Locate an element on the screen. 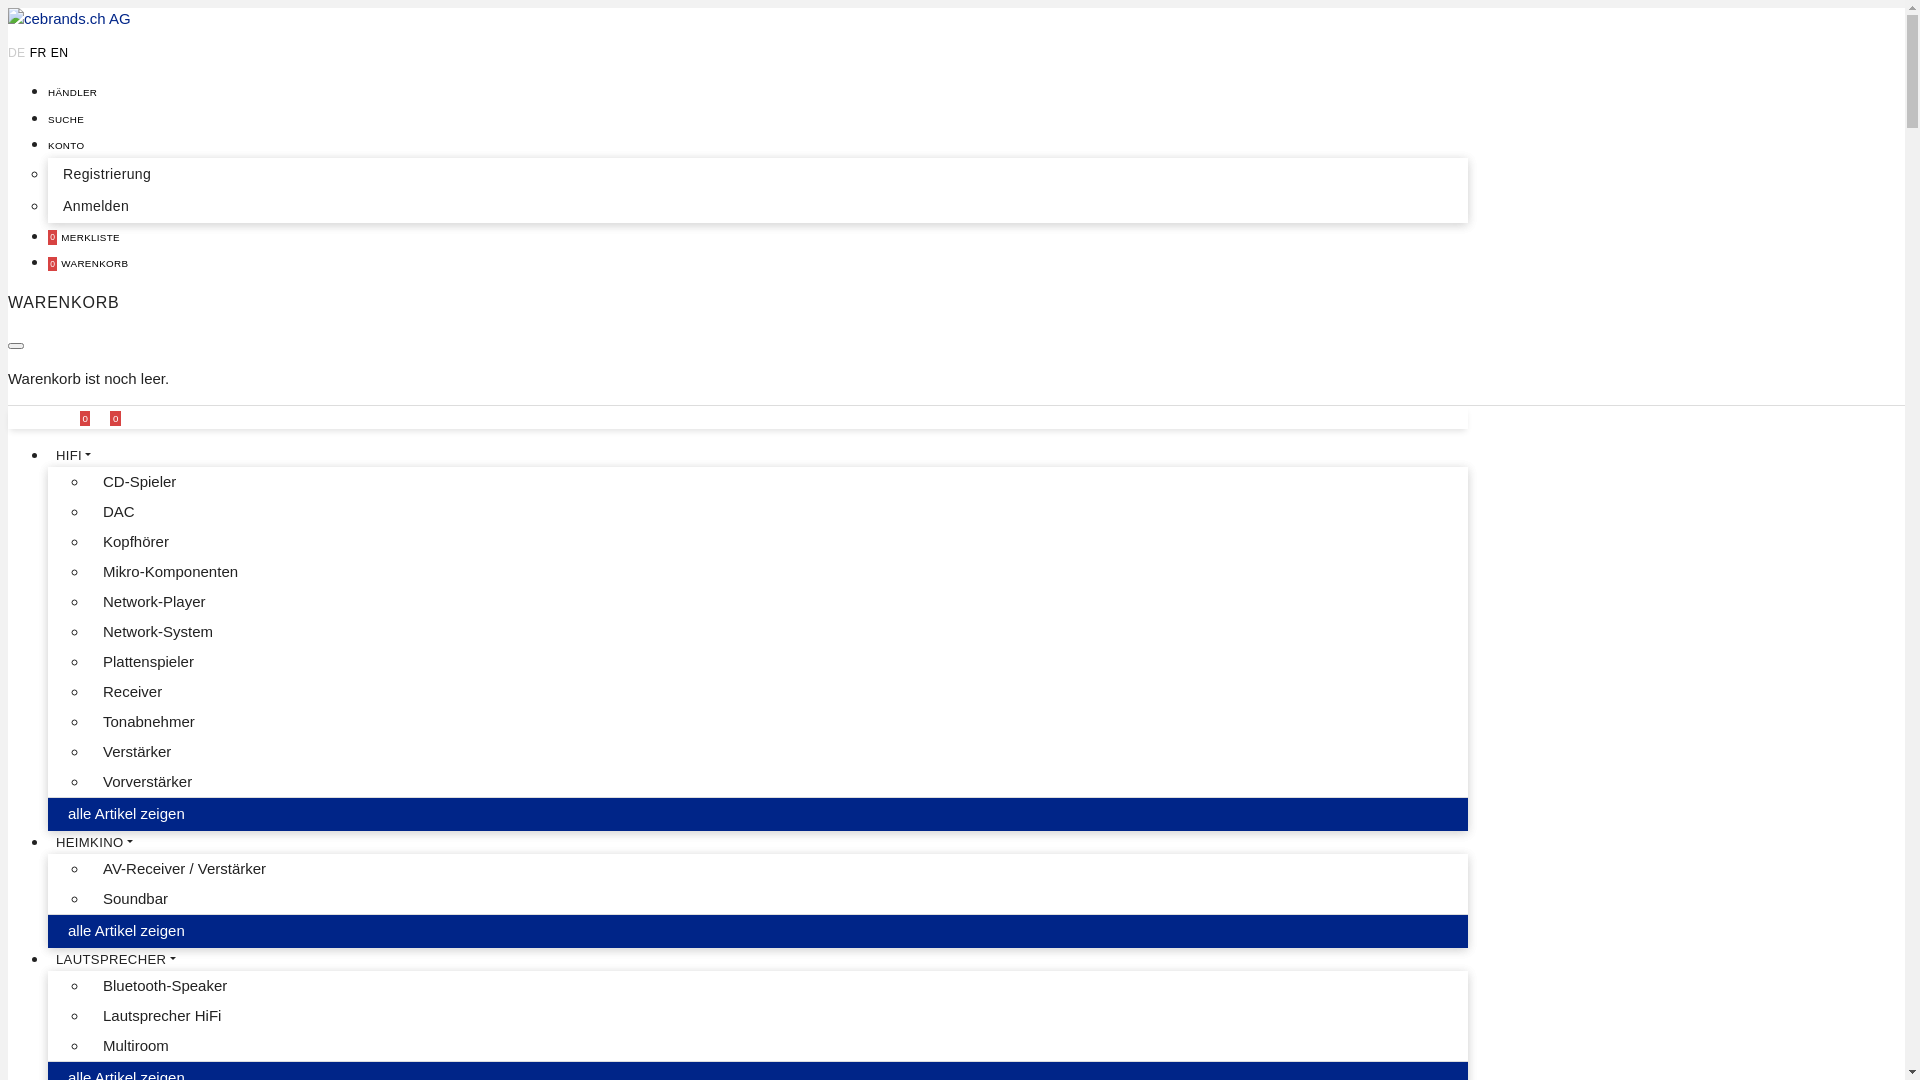  'Soundbar' is located at coordinates (202, 897).